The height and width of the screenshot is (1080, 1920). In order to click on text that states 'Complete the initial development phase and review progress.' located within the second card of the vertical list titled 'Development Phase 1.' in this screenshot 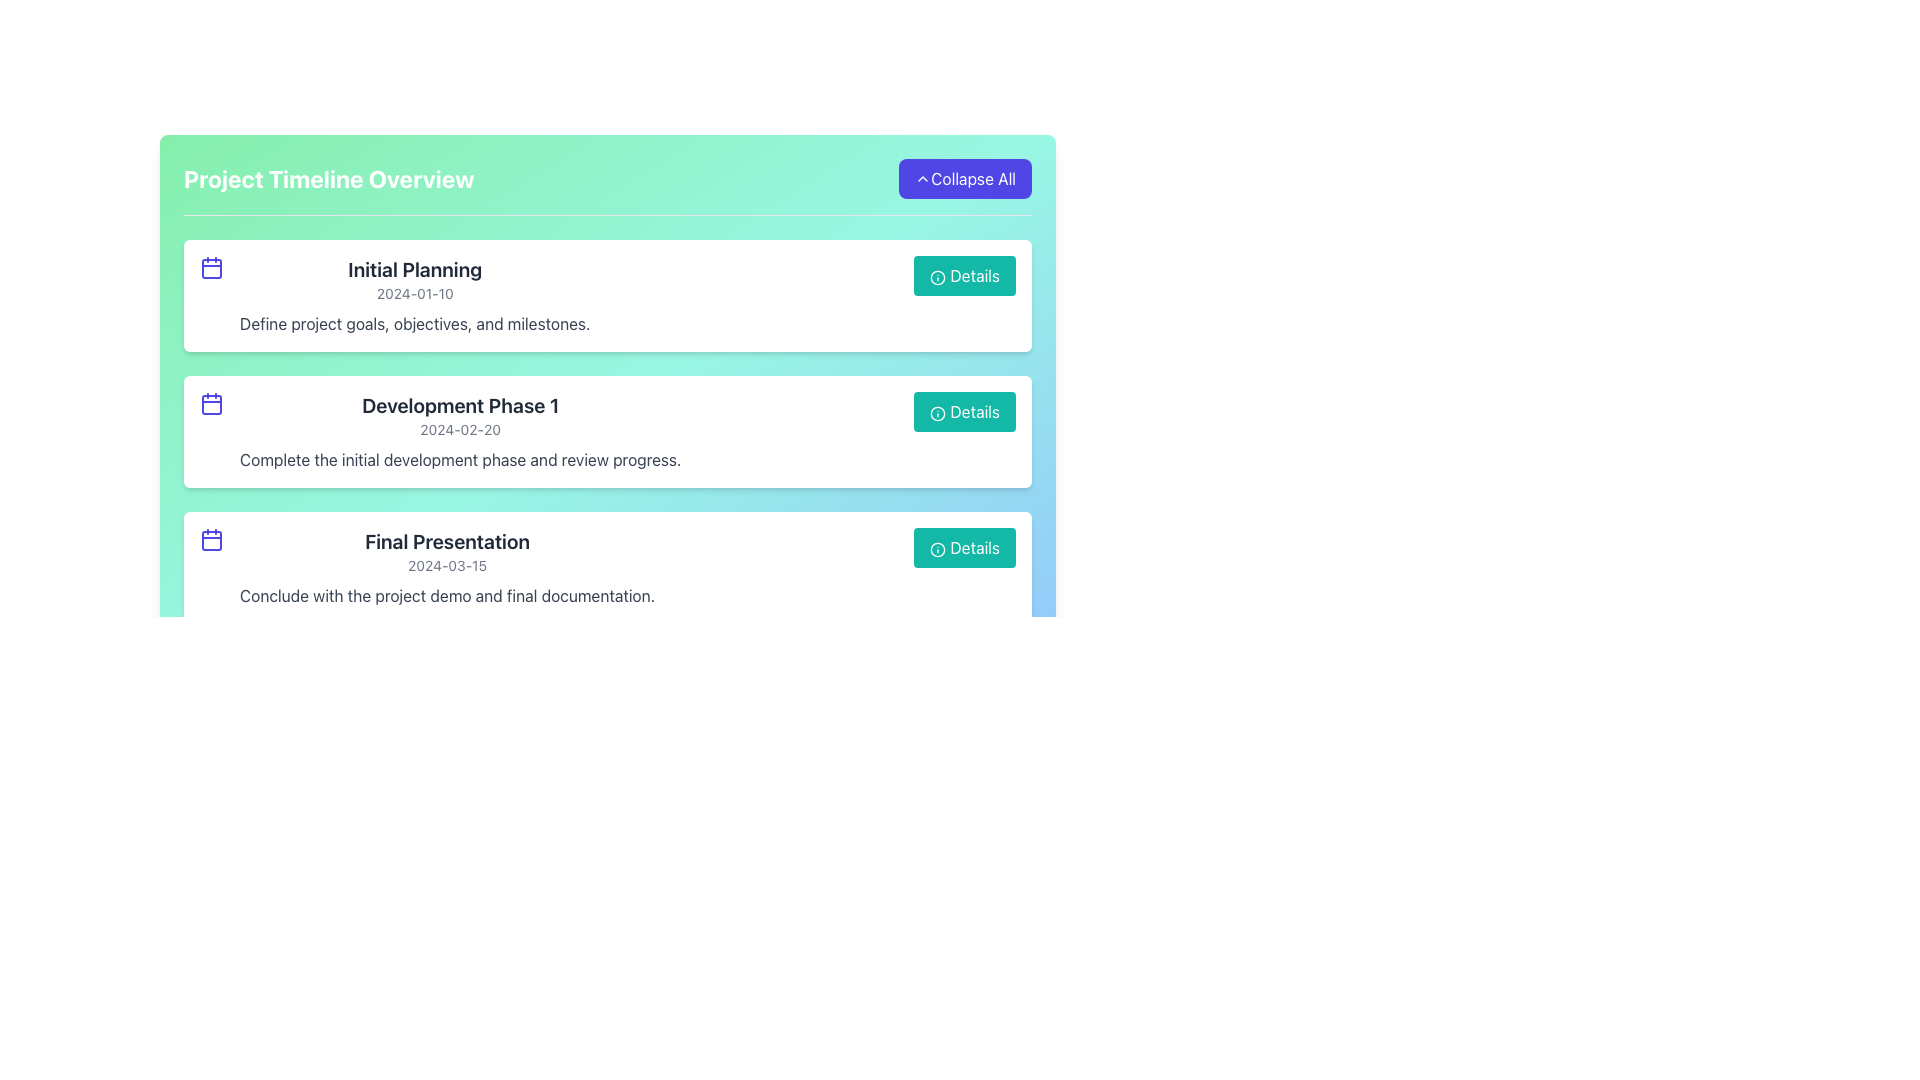, I will do `click(459, 459)`.